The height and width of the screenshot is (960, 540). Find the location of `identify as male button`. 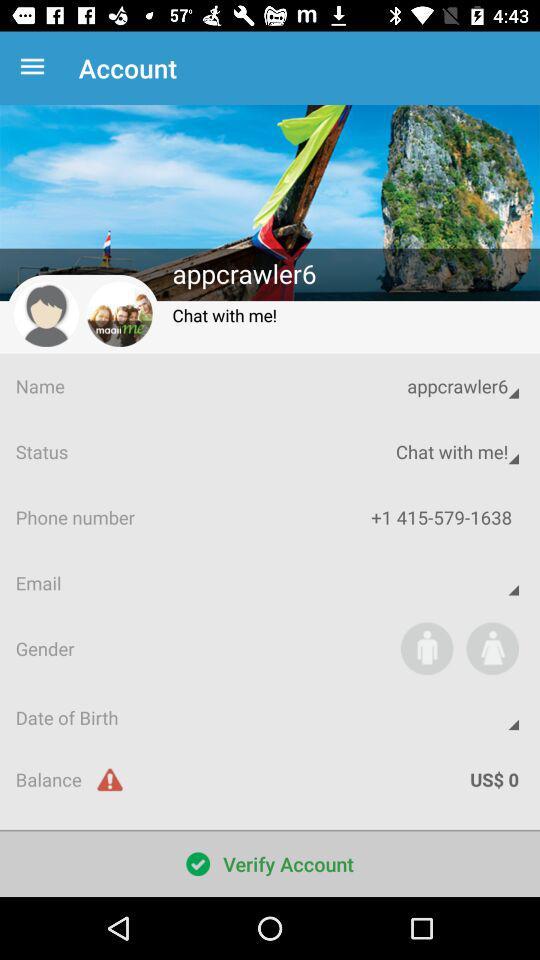

identify as male button is located at coordinates (426, 647).